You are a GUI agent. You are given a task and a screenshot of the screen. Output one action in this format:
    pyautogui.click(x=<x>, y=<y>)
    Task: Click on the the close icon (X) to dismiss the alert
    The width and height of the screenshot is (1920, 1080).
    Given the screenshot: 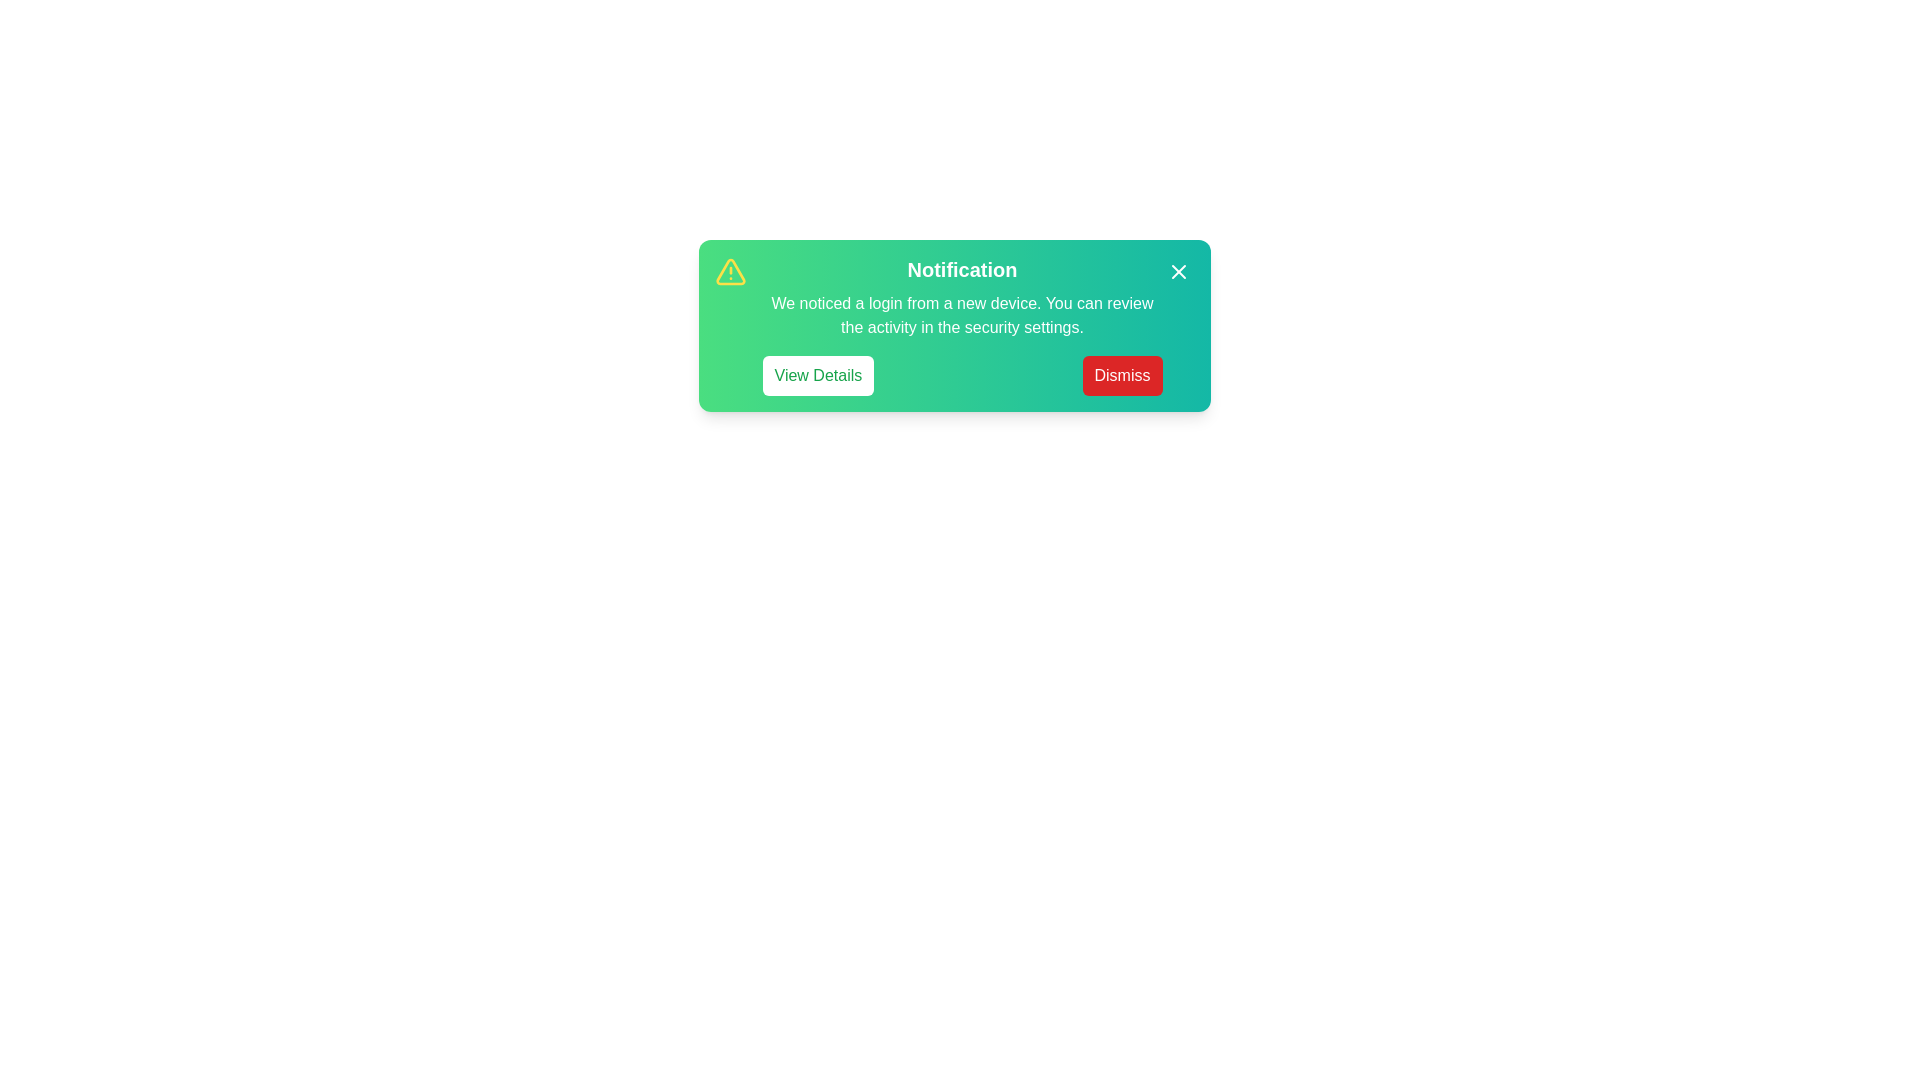 What is the action you would take?
    pyautogui.click(x=1178, y=272)
    